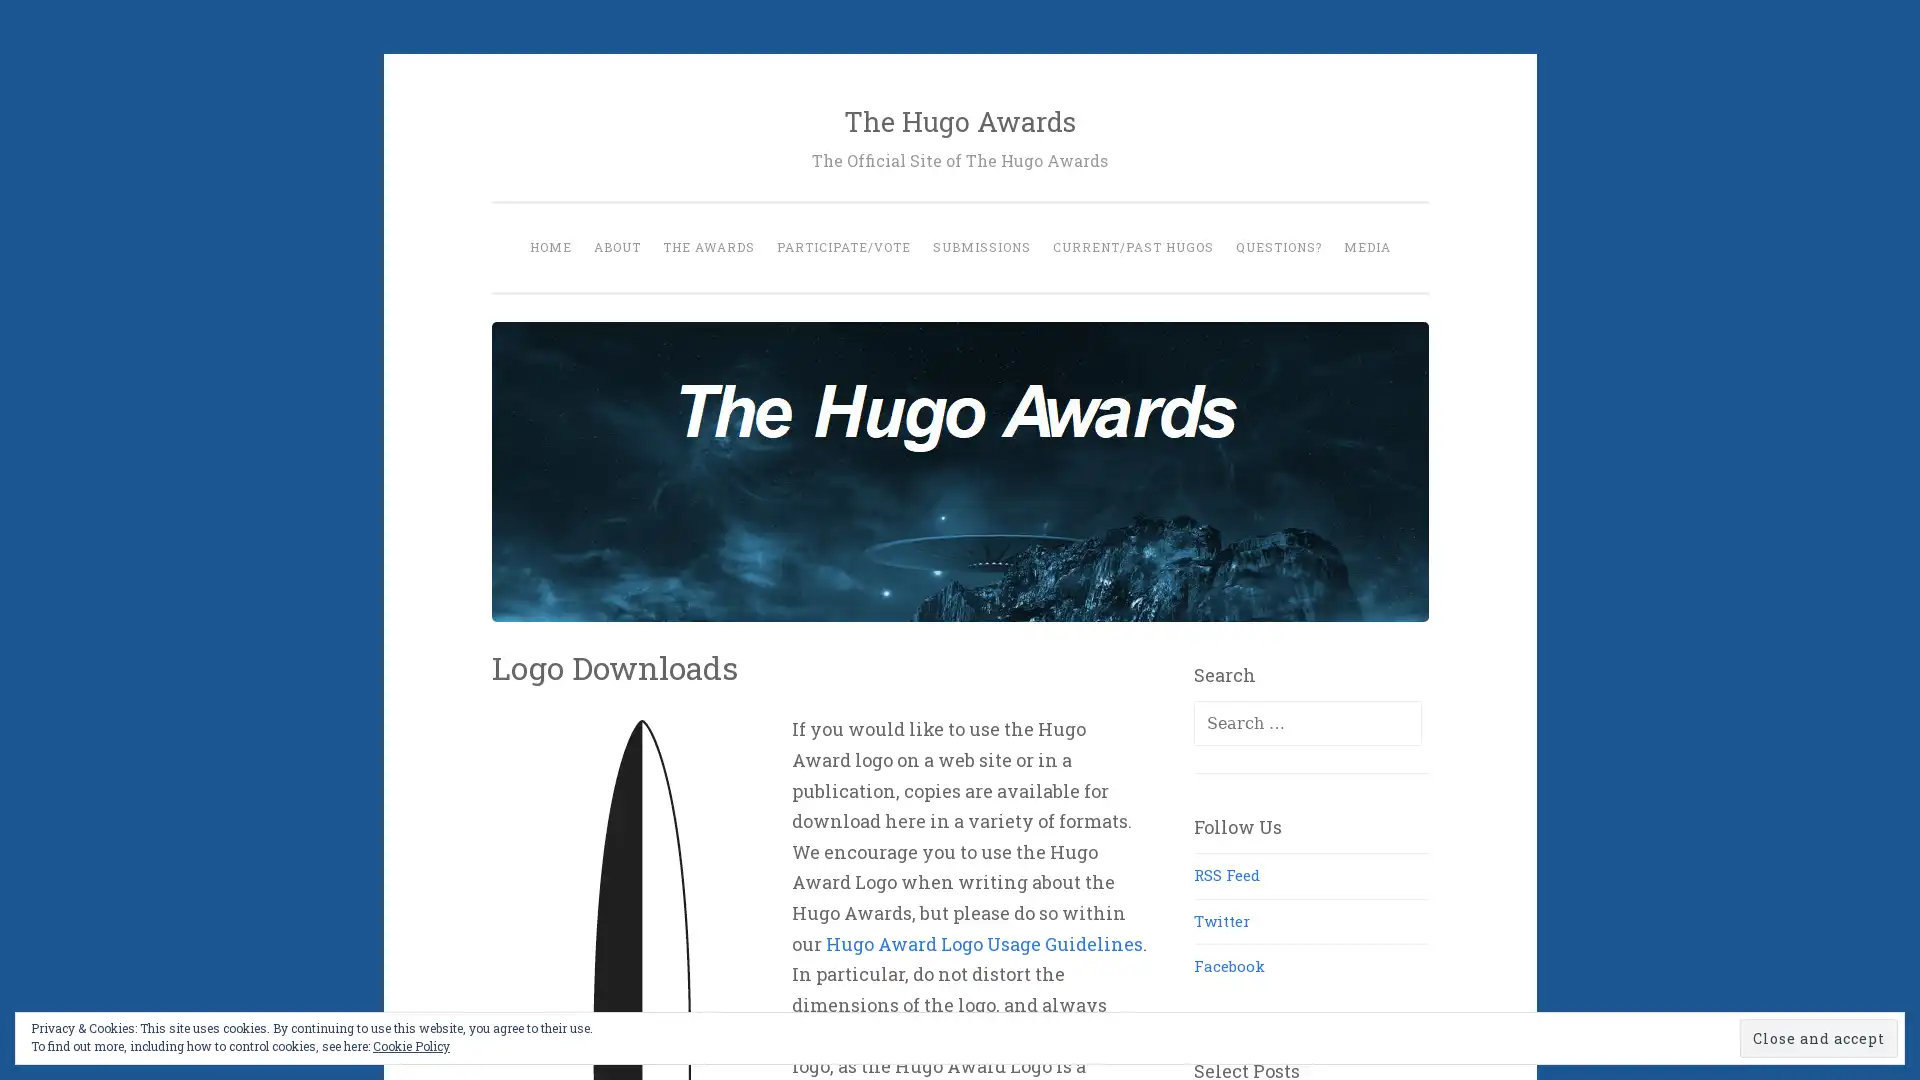  What do you see at coordinates (1819, 1037) in the screenshot?
I see `Close and accept` at bounding box center [1819, 1037].